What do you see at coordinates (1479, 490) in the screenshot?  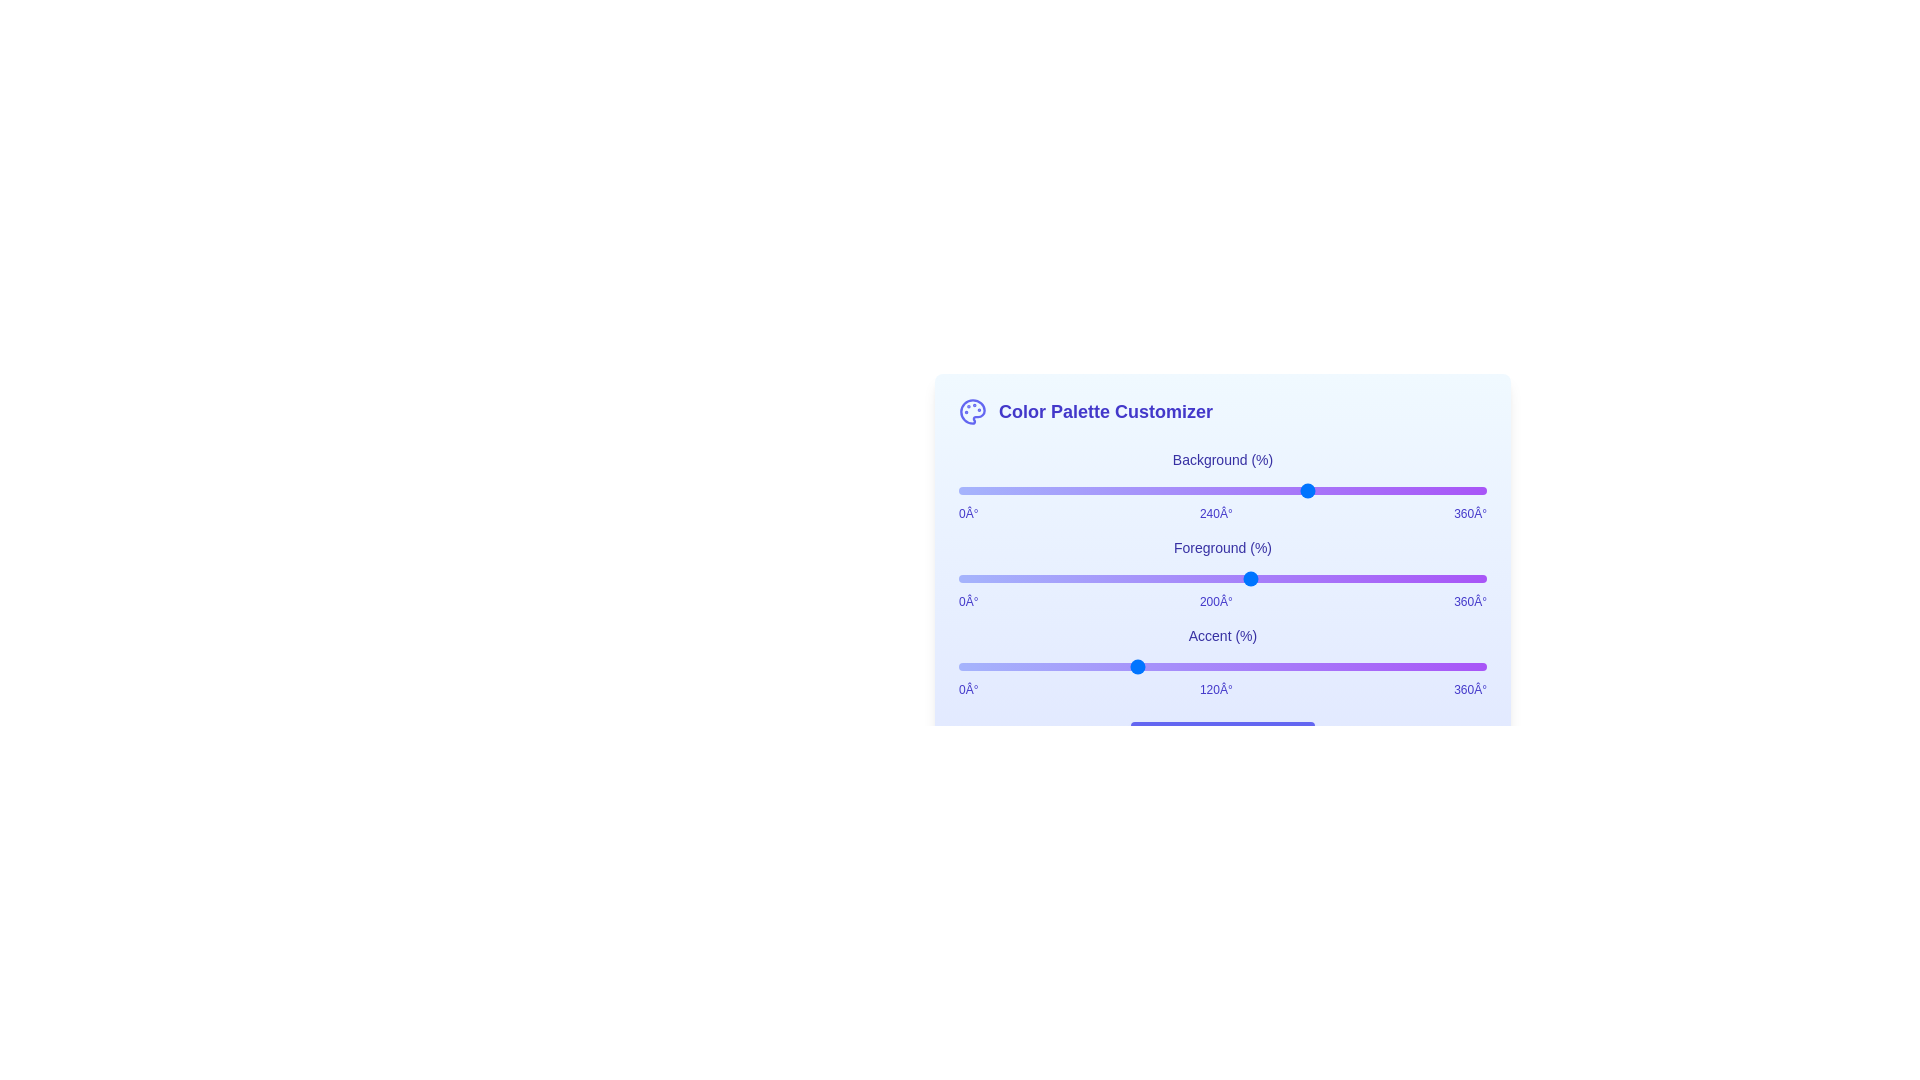 I see `the background color slider to set the hue to 355 degrees` at bounding box center [1479, 490].